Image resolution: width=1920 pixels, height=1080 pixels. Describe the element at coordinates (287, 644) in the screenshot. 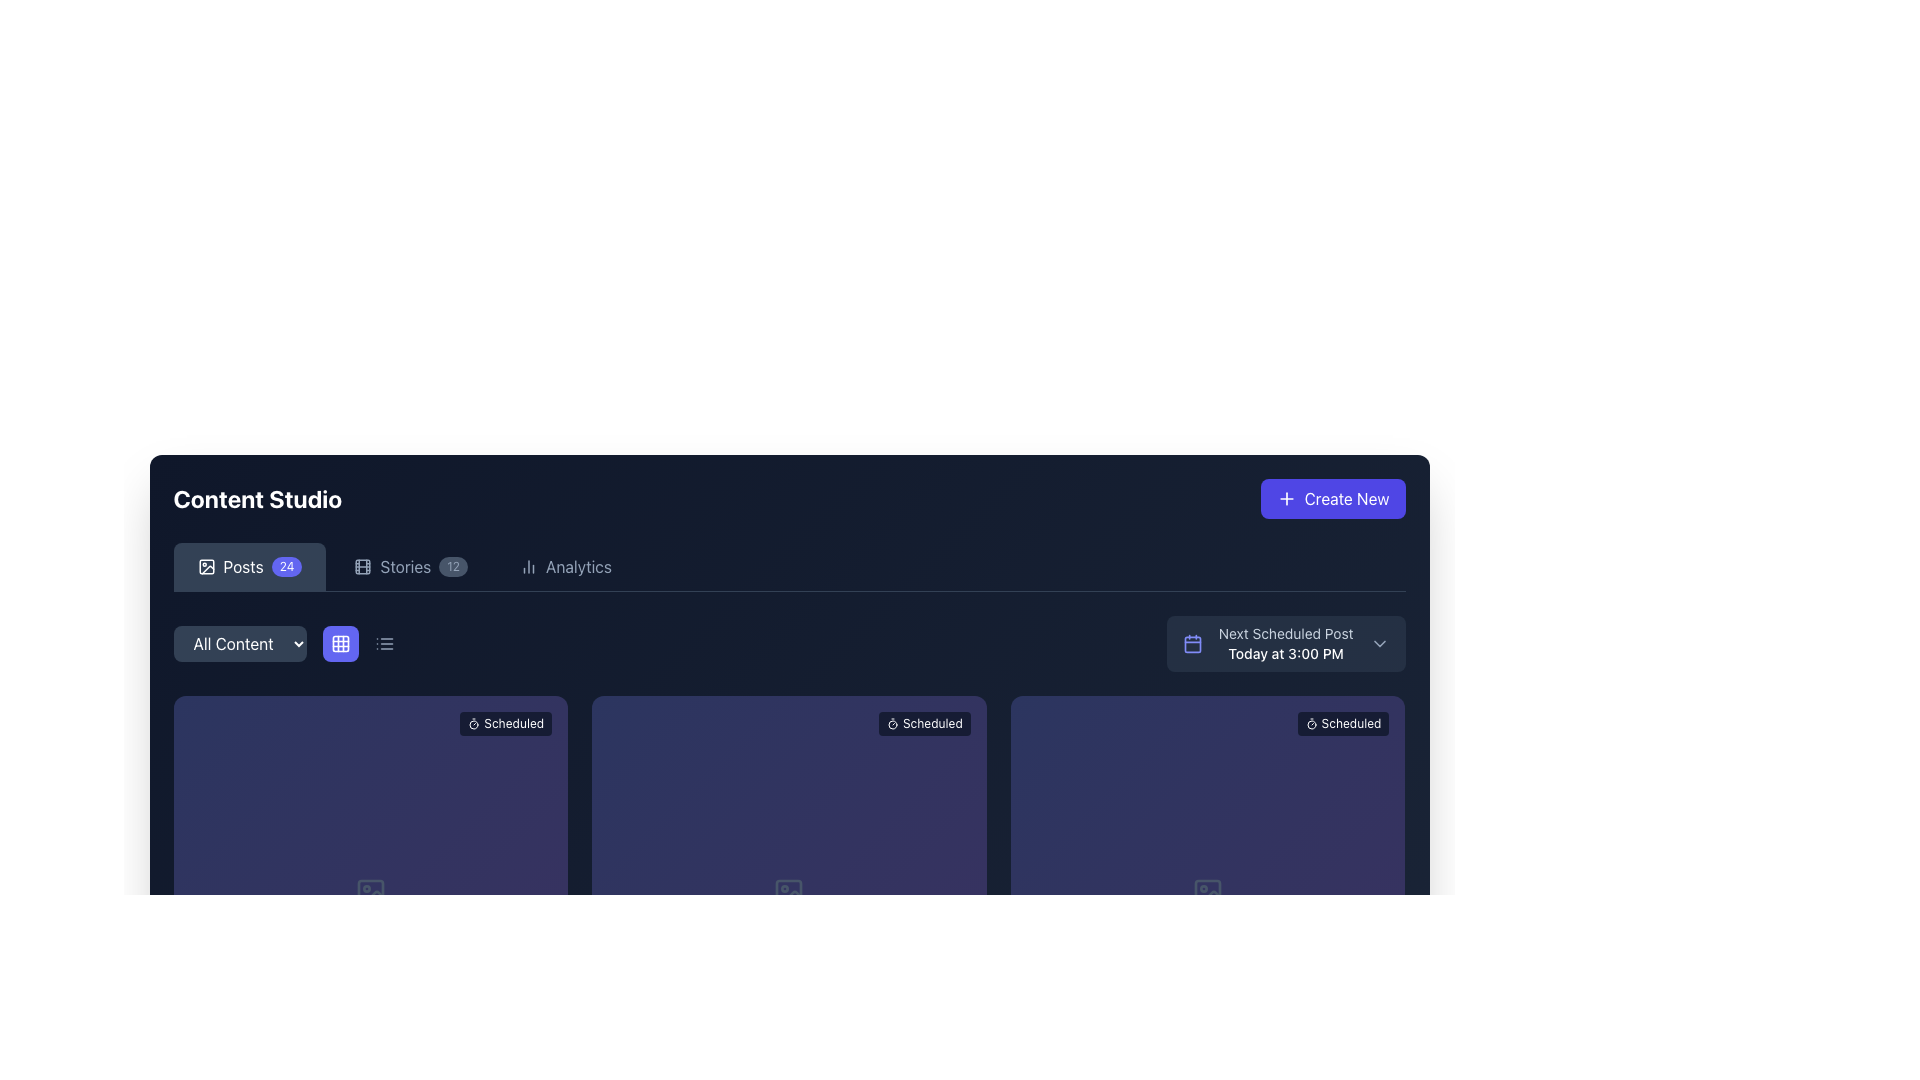

I see `the Dropdown menu trigger button located below the title 'Content Studio' and to the left of the layout toggle icons` at that location.